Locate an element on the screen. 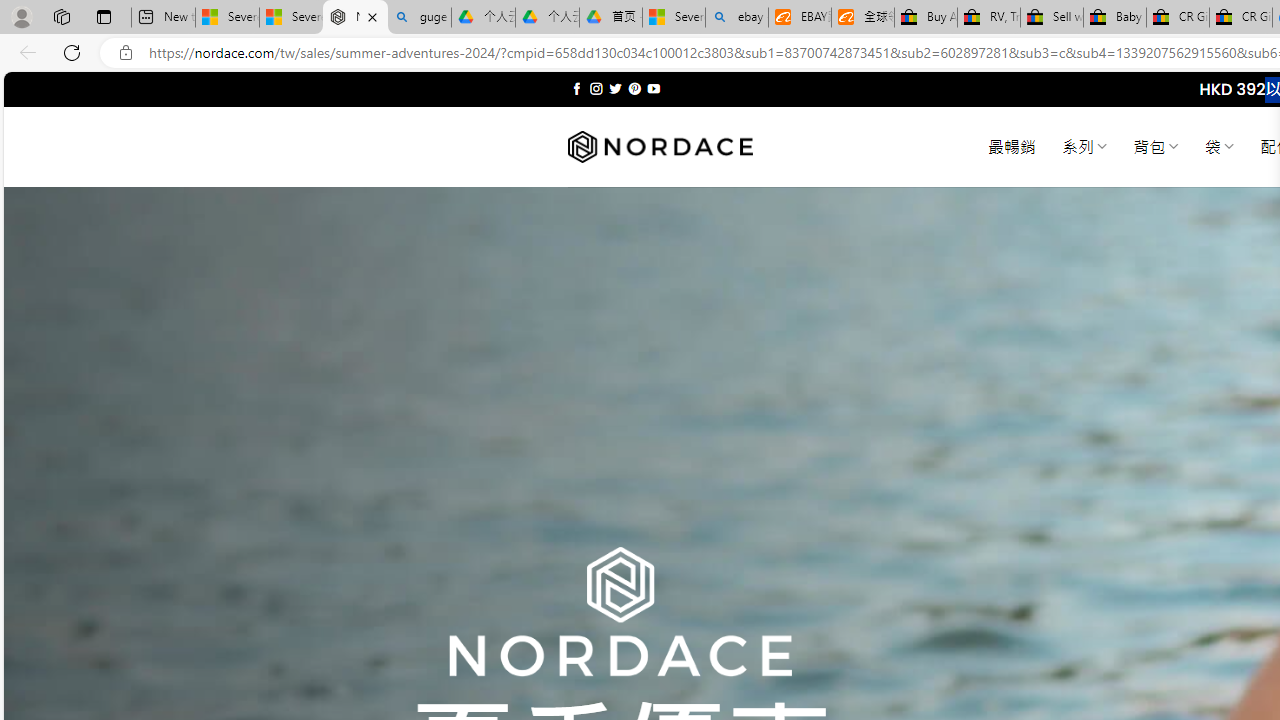 This screenshot has width=1280, height=720. 'Follow on Twitter' is located at coordinates (614, 88).